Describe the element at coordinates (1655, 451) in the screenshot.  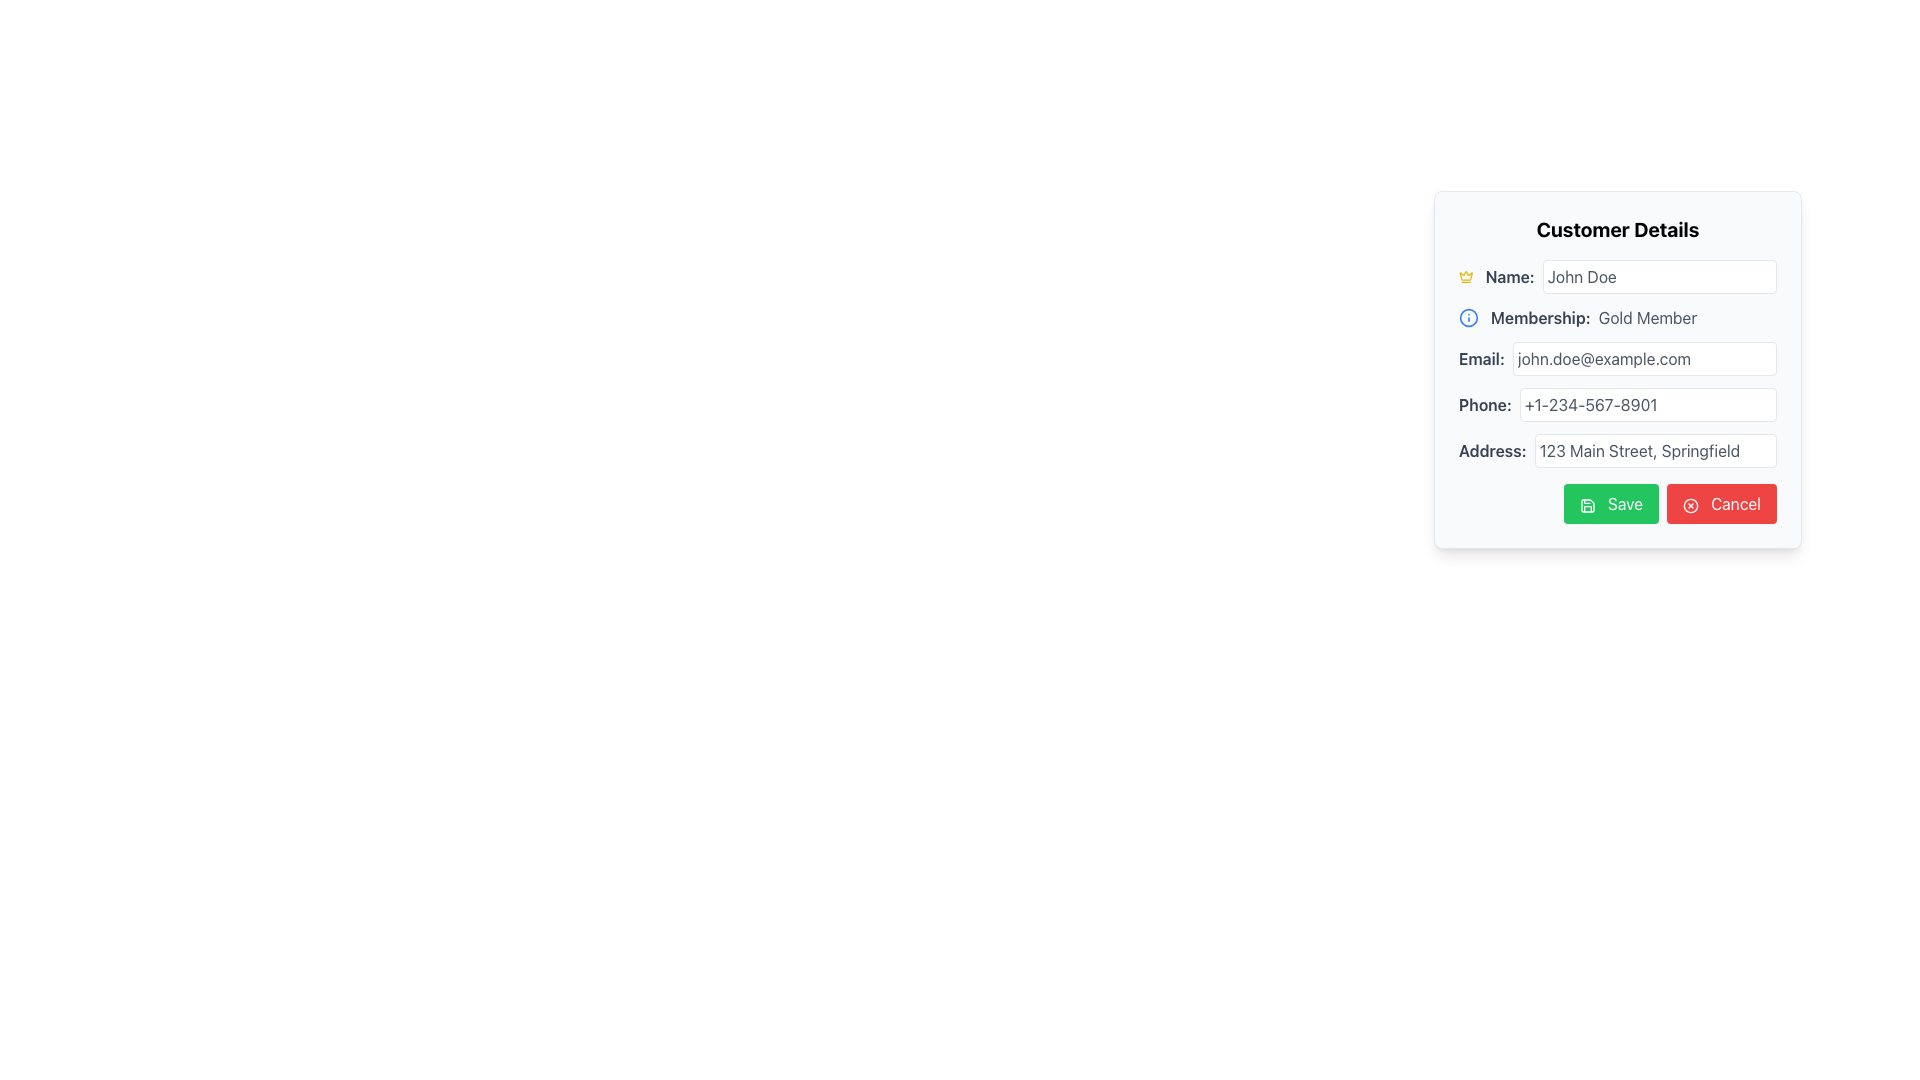
I see `the Text Input Field for the address information` at that location.